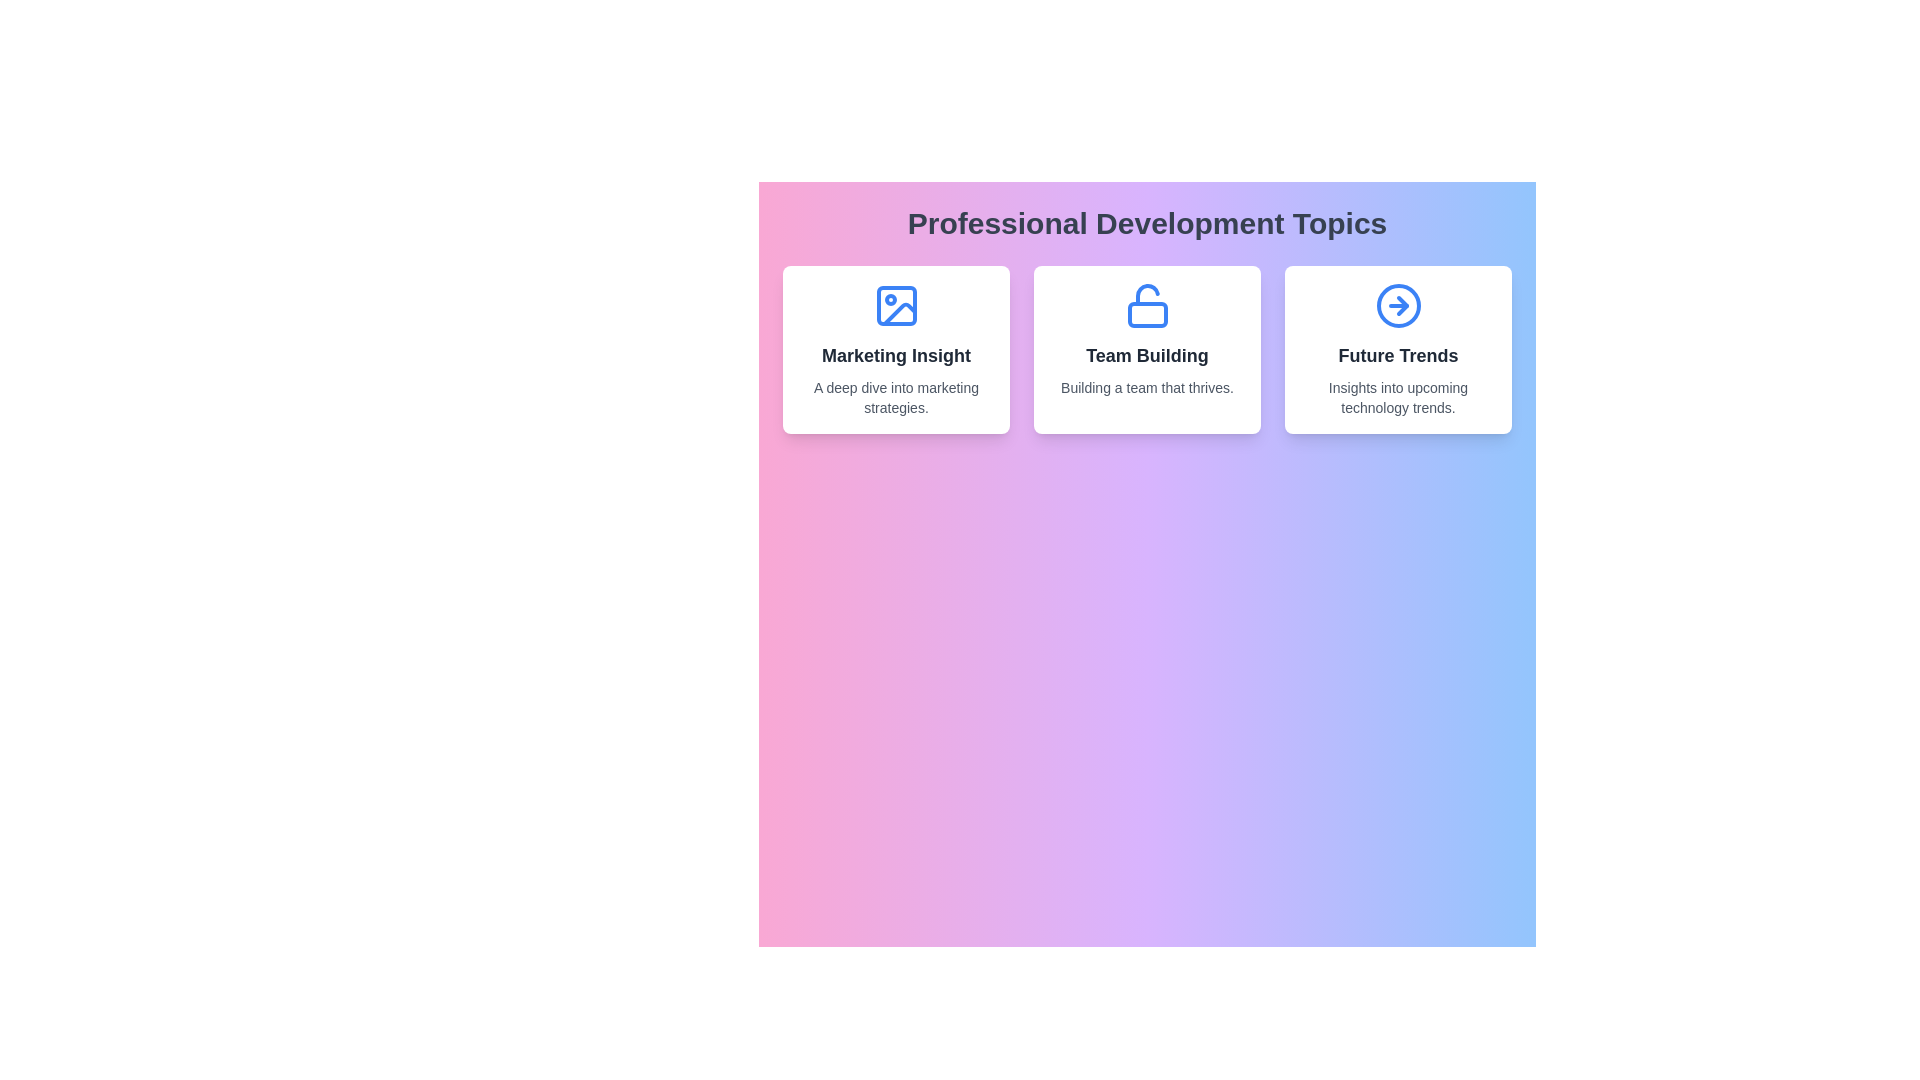 Image resolution: width=1920 pixels, height=1080 pixels. Describe the element at coordinates (1397, 349) in the screenshot. I see `the card titled 'Future Trends' to observe its hover effect` at that location.